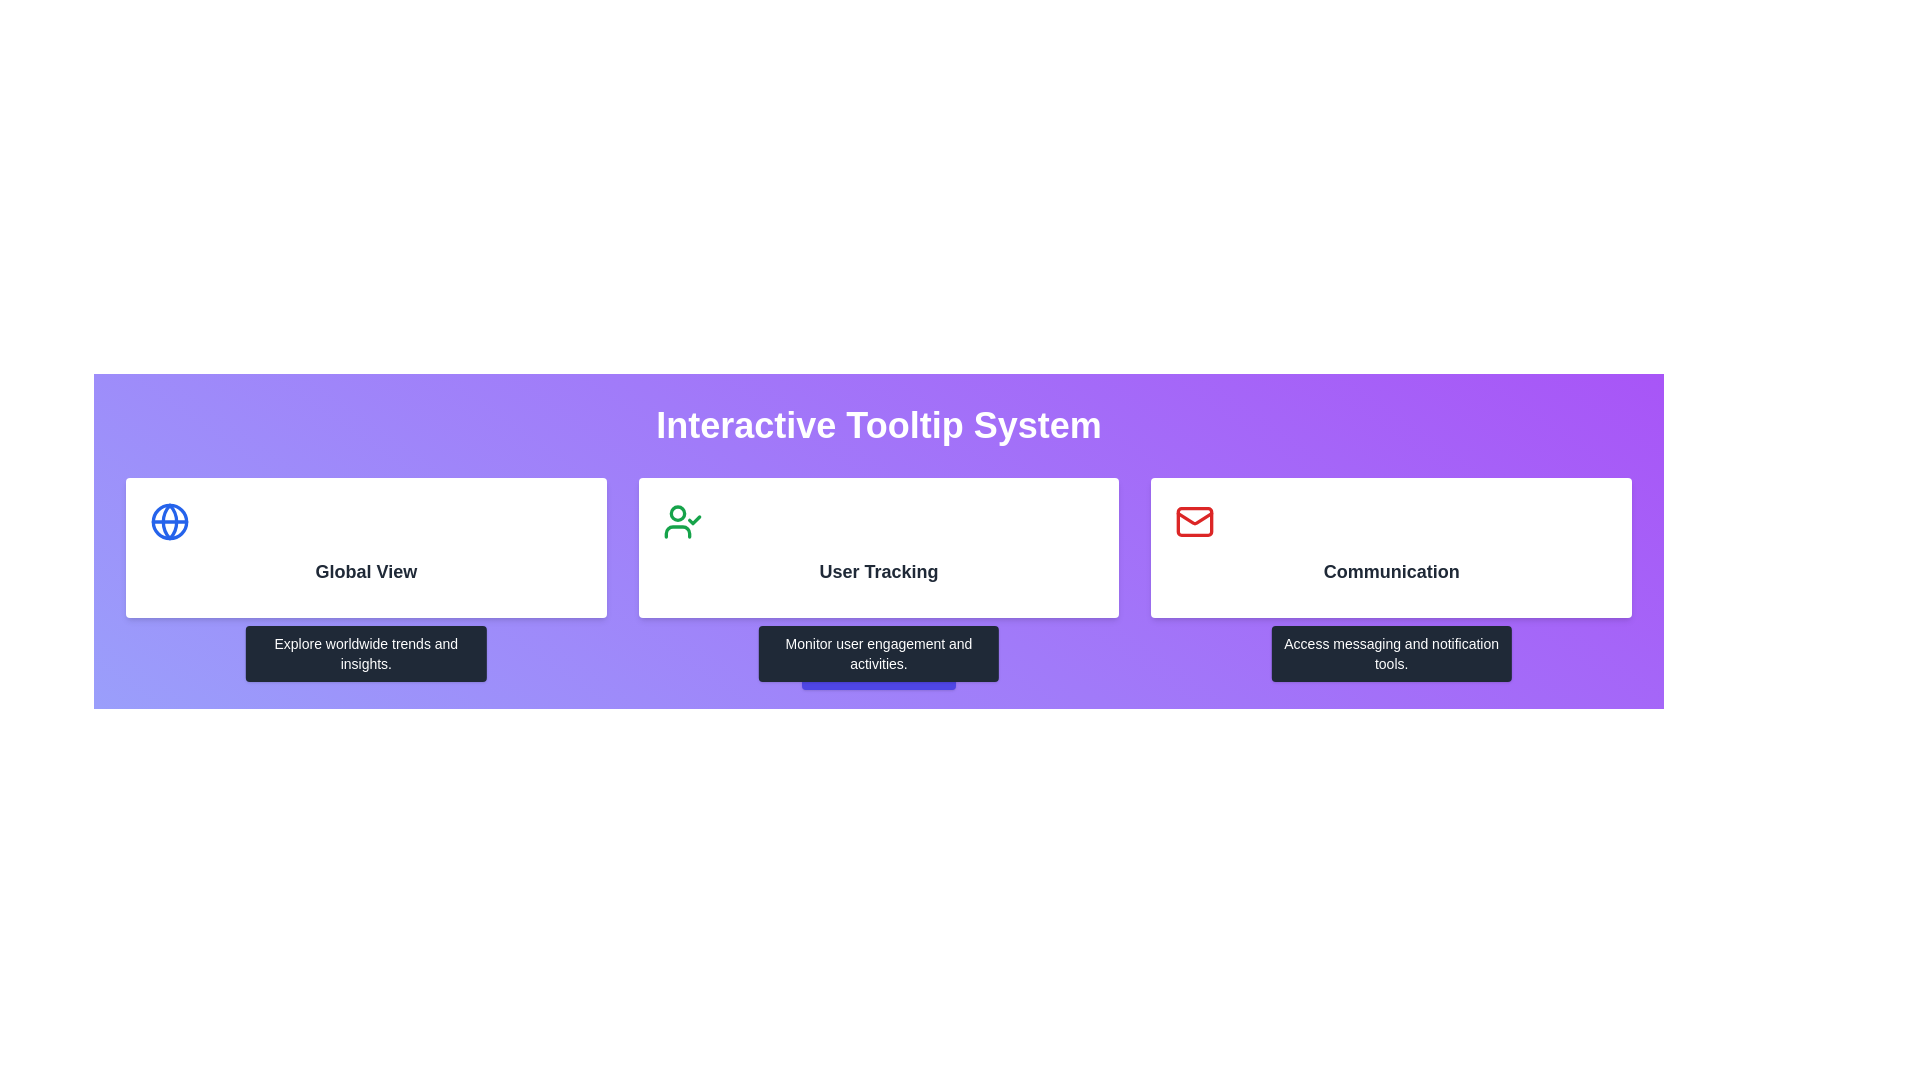 This screenshot has width=1920, height=1080. I want to click on the tooltip that appears below the 'Communication' heading, which contains the text 'Access messaging and notification tools.', so click(1390, 654).